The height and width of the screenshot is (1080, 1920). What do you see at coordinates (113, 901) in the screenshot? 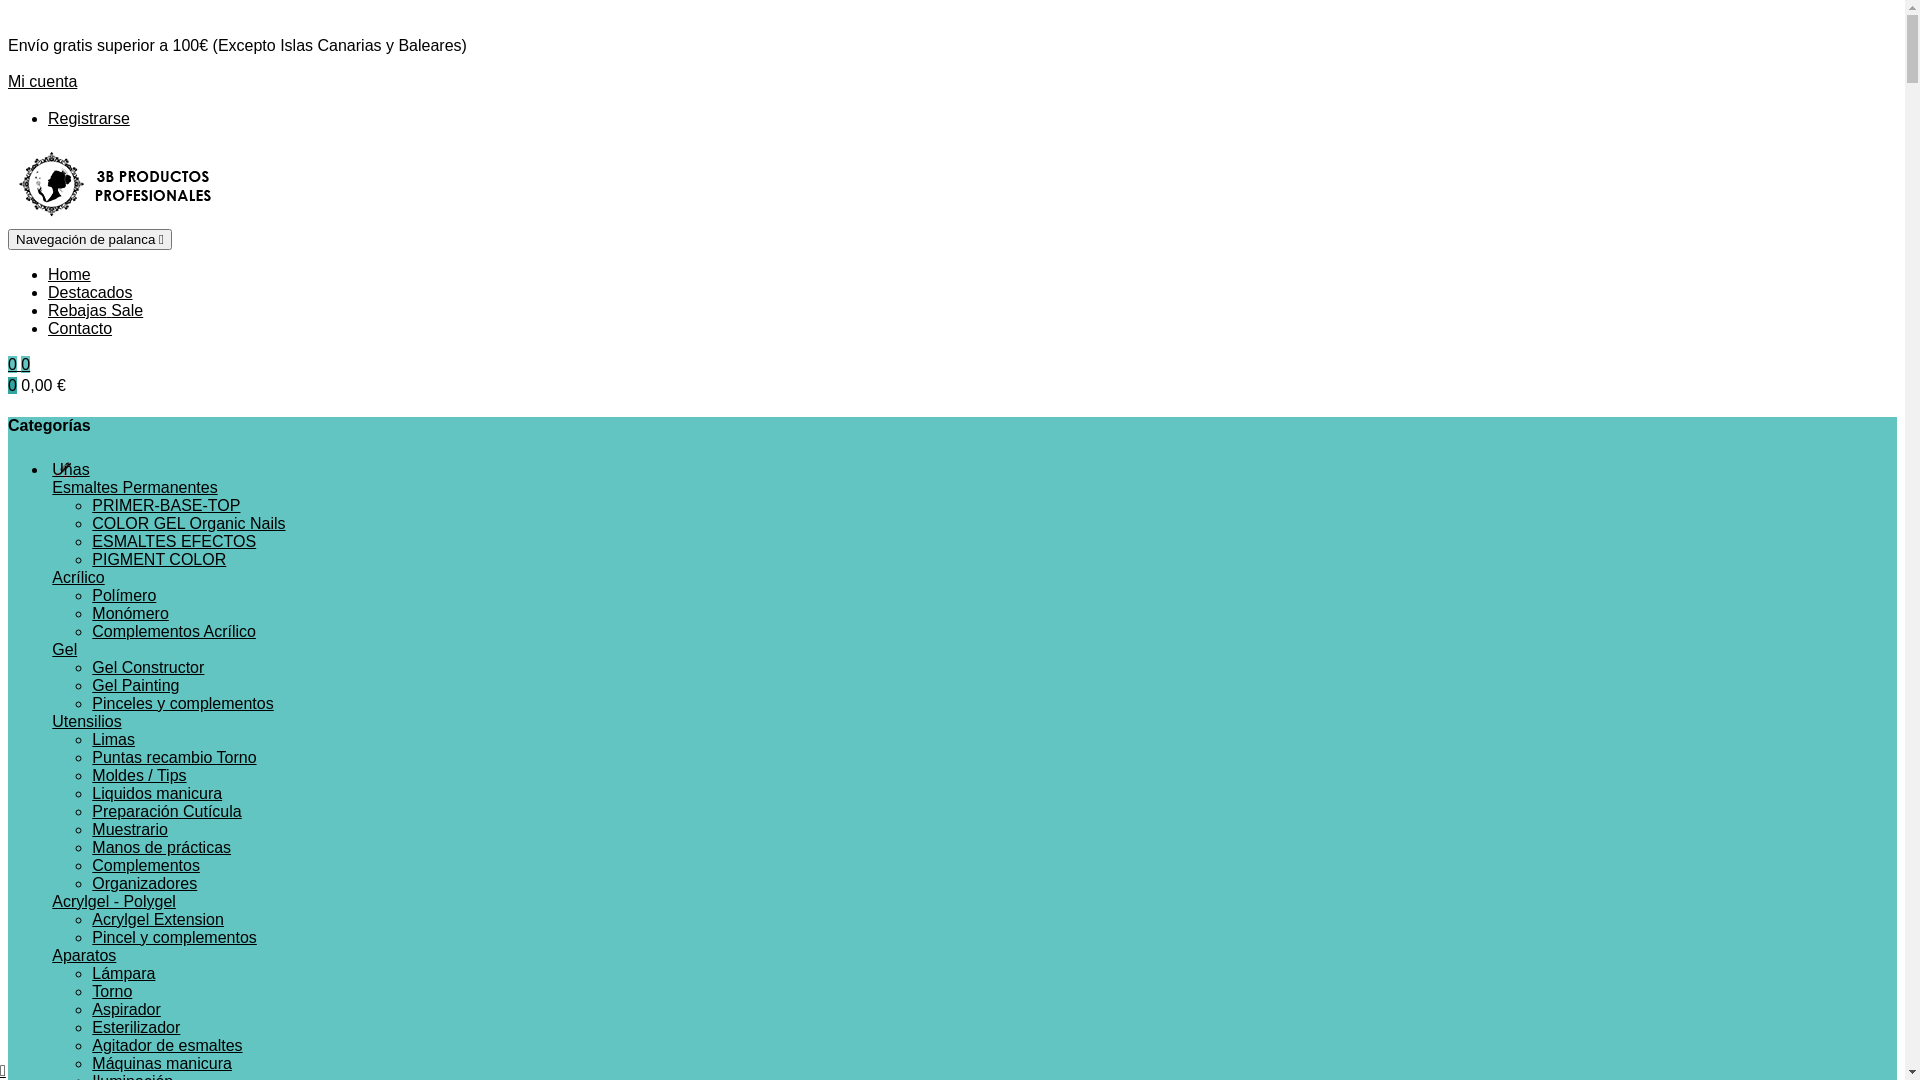
I see `'Acrylgel - Polygel'` at bounding box center [113, 901].